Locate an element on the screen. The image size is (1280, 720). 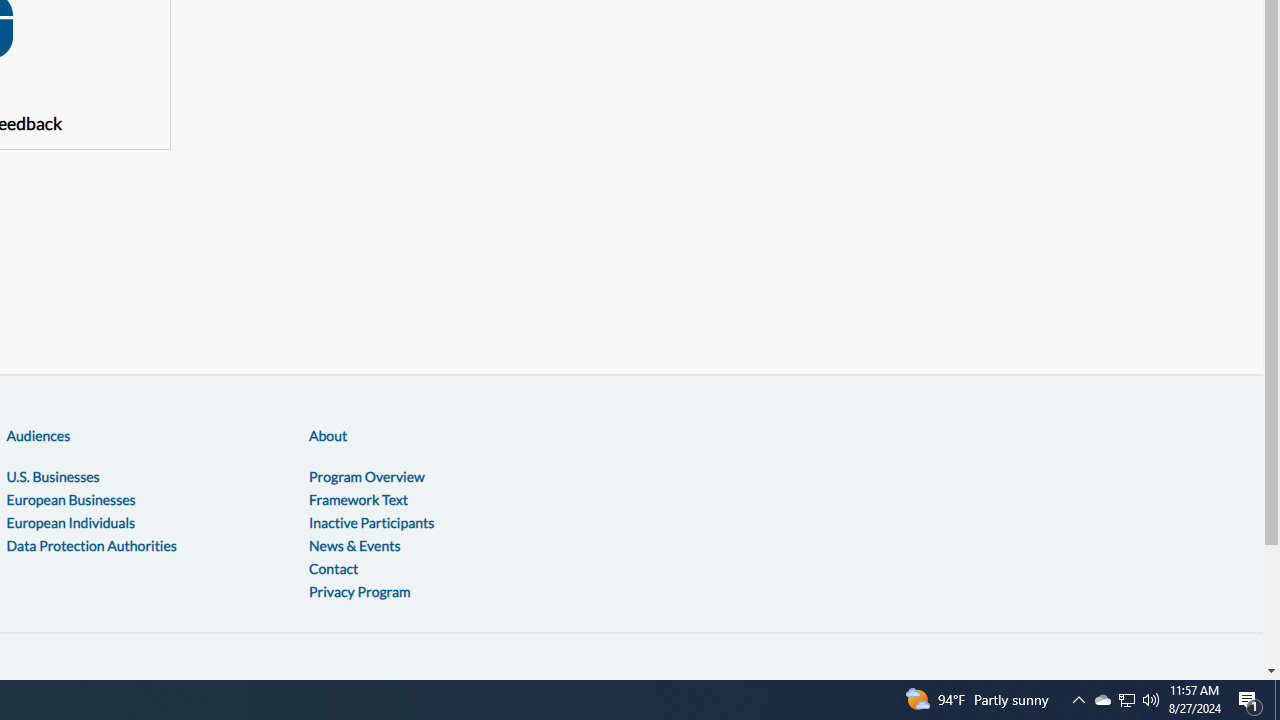
'Program Overview' is located at coordinates (366, 476).